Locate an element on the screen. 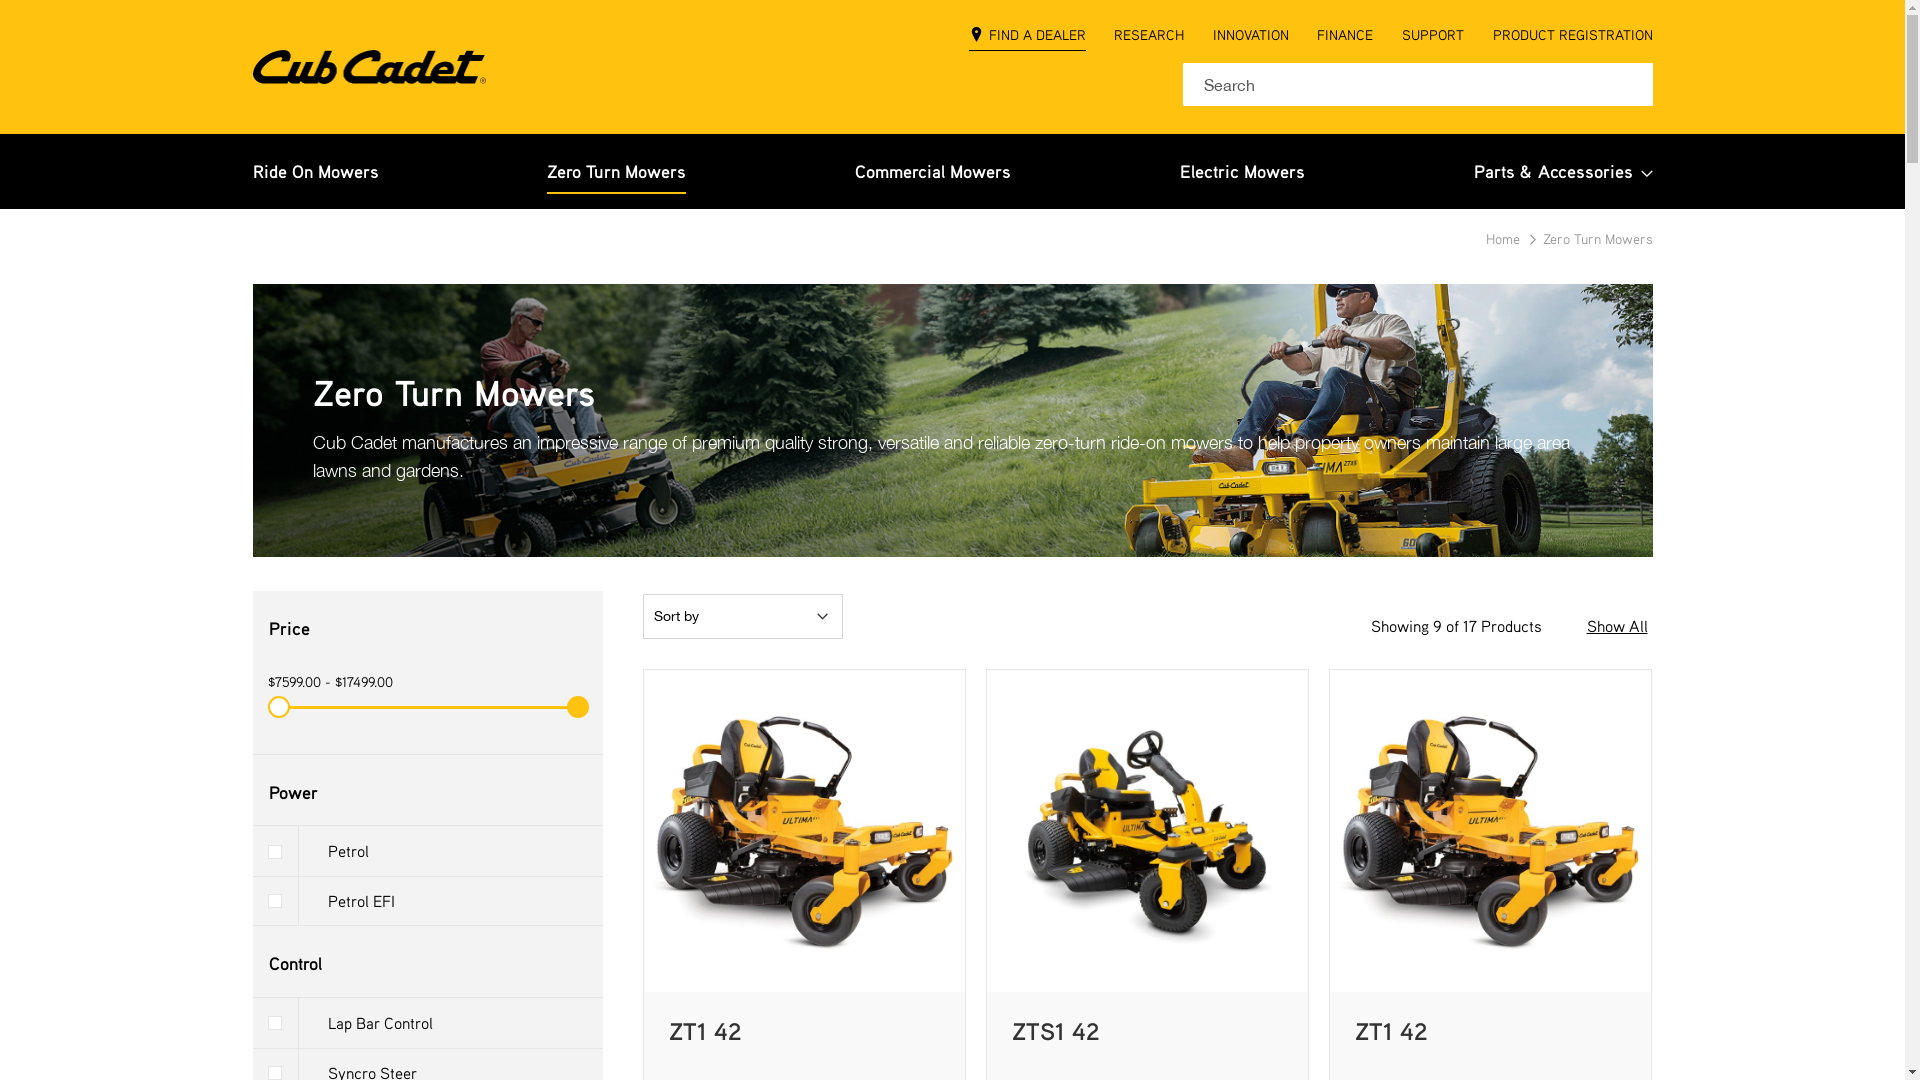  'Cub Cadet' is located at coordinates (368, 65).